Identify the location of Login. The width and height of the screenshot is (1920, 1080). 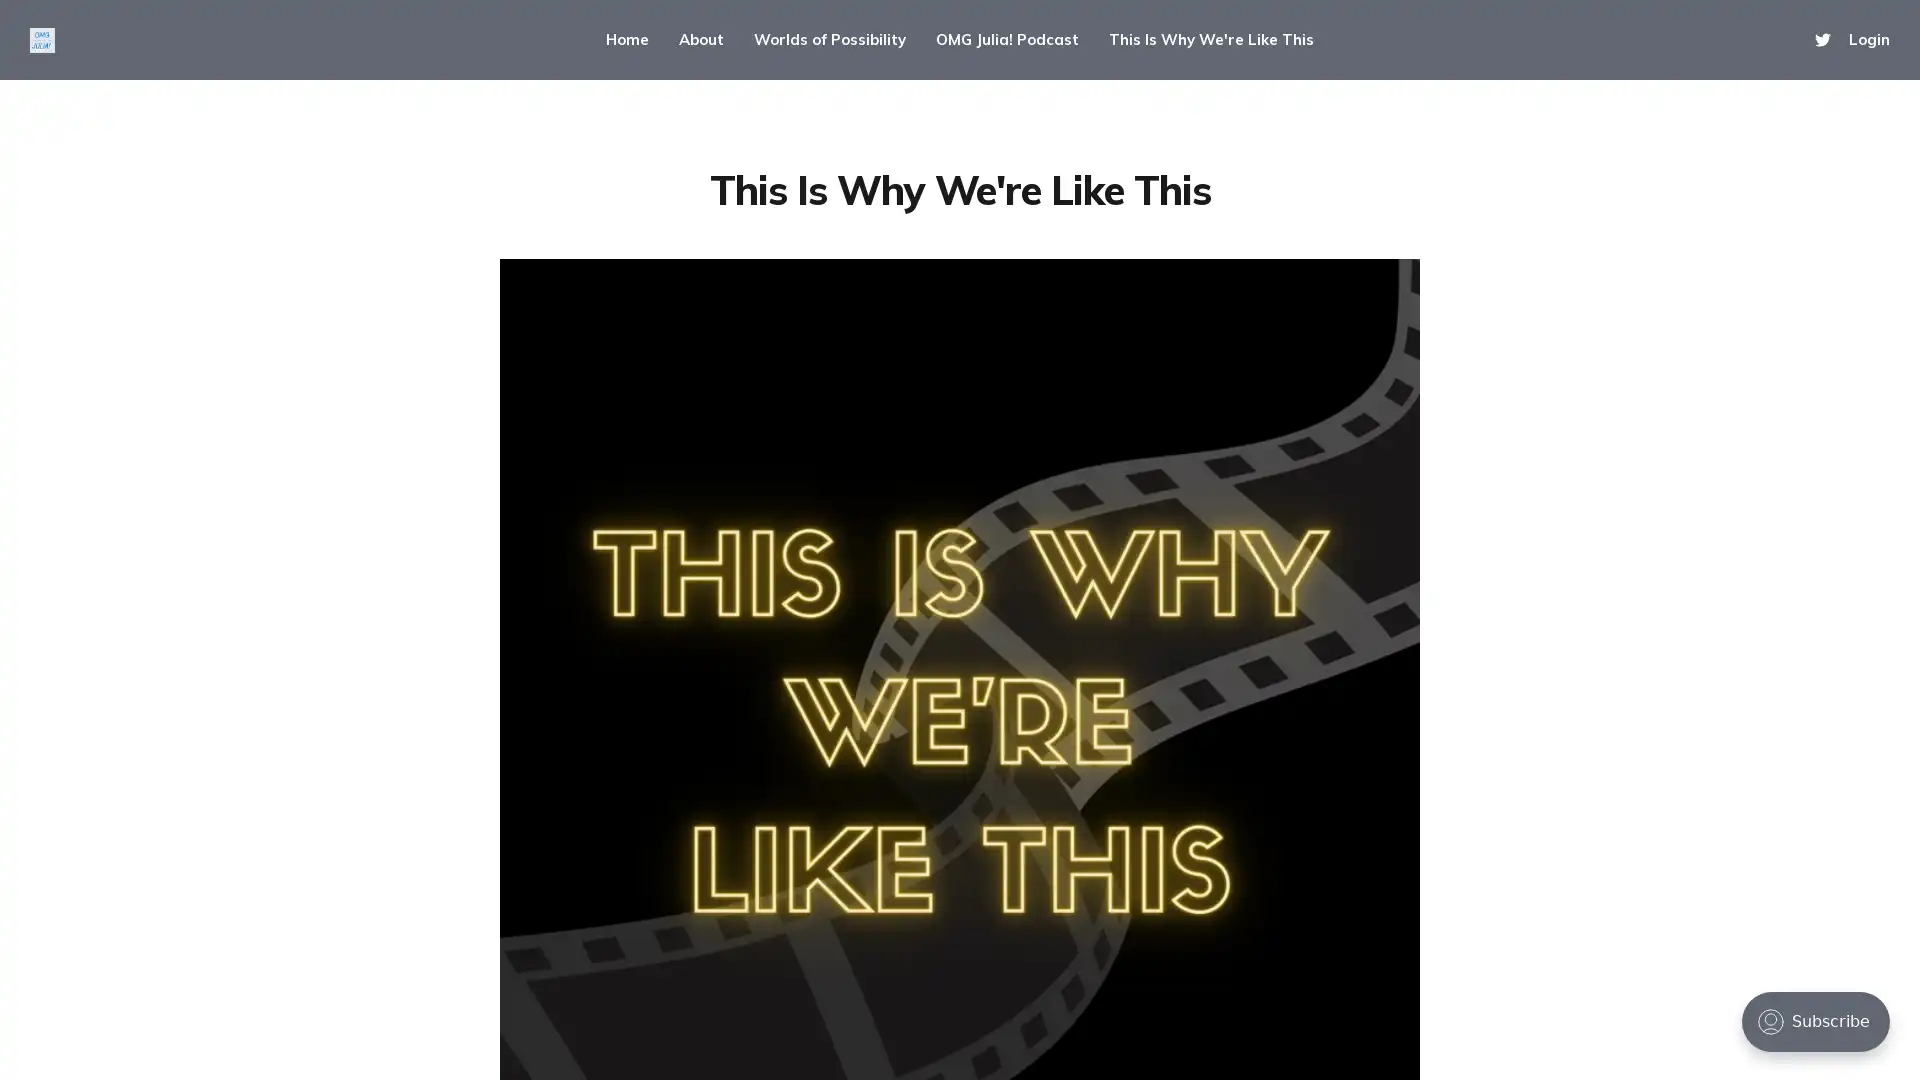
(1868, 39).